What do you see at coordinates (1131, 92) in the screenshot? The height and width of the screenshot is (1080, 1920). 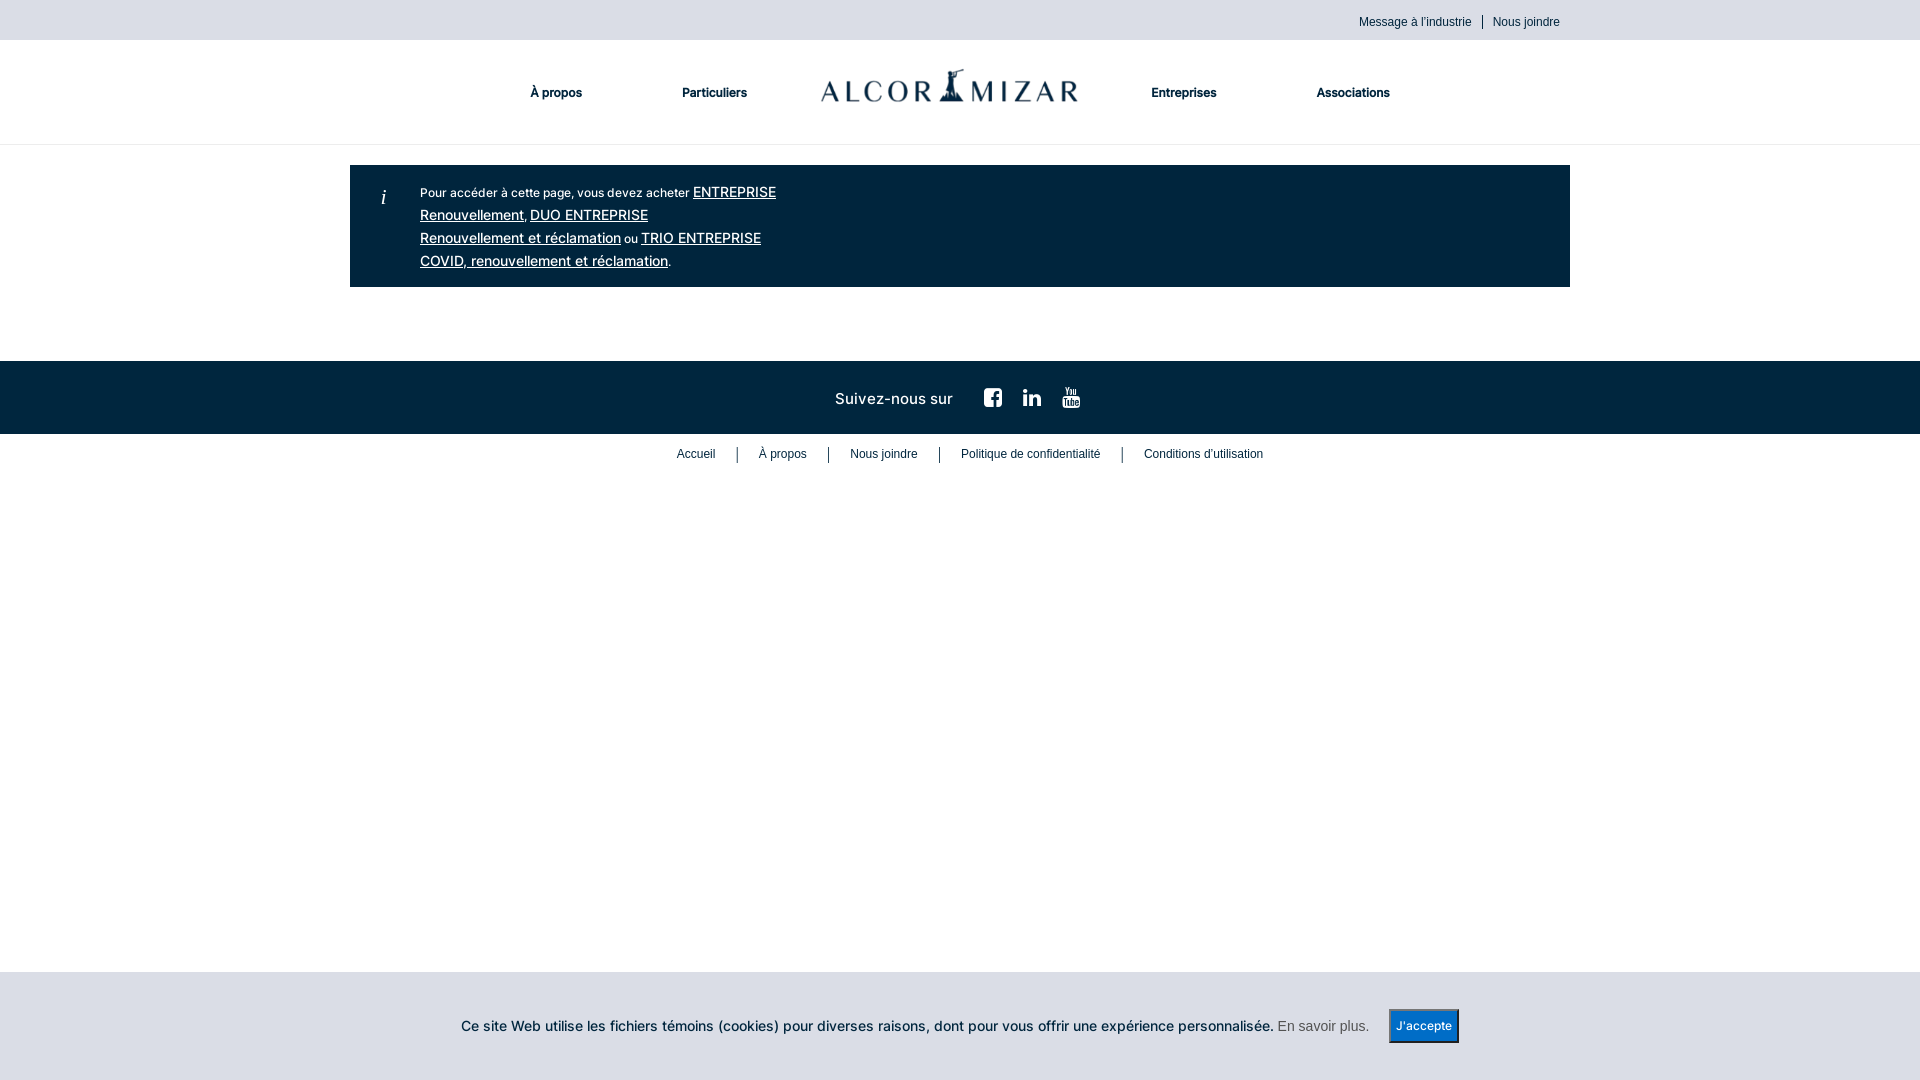 I see `'Entreprises'` at bounding box center [1131, 92].